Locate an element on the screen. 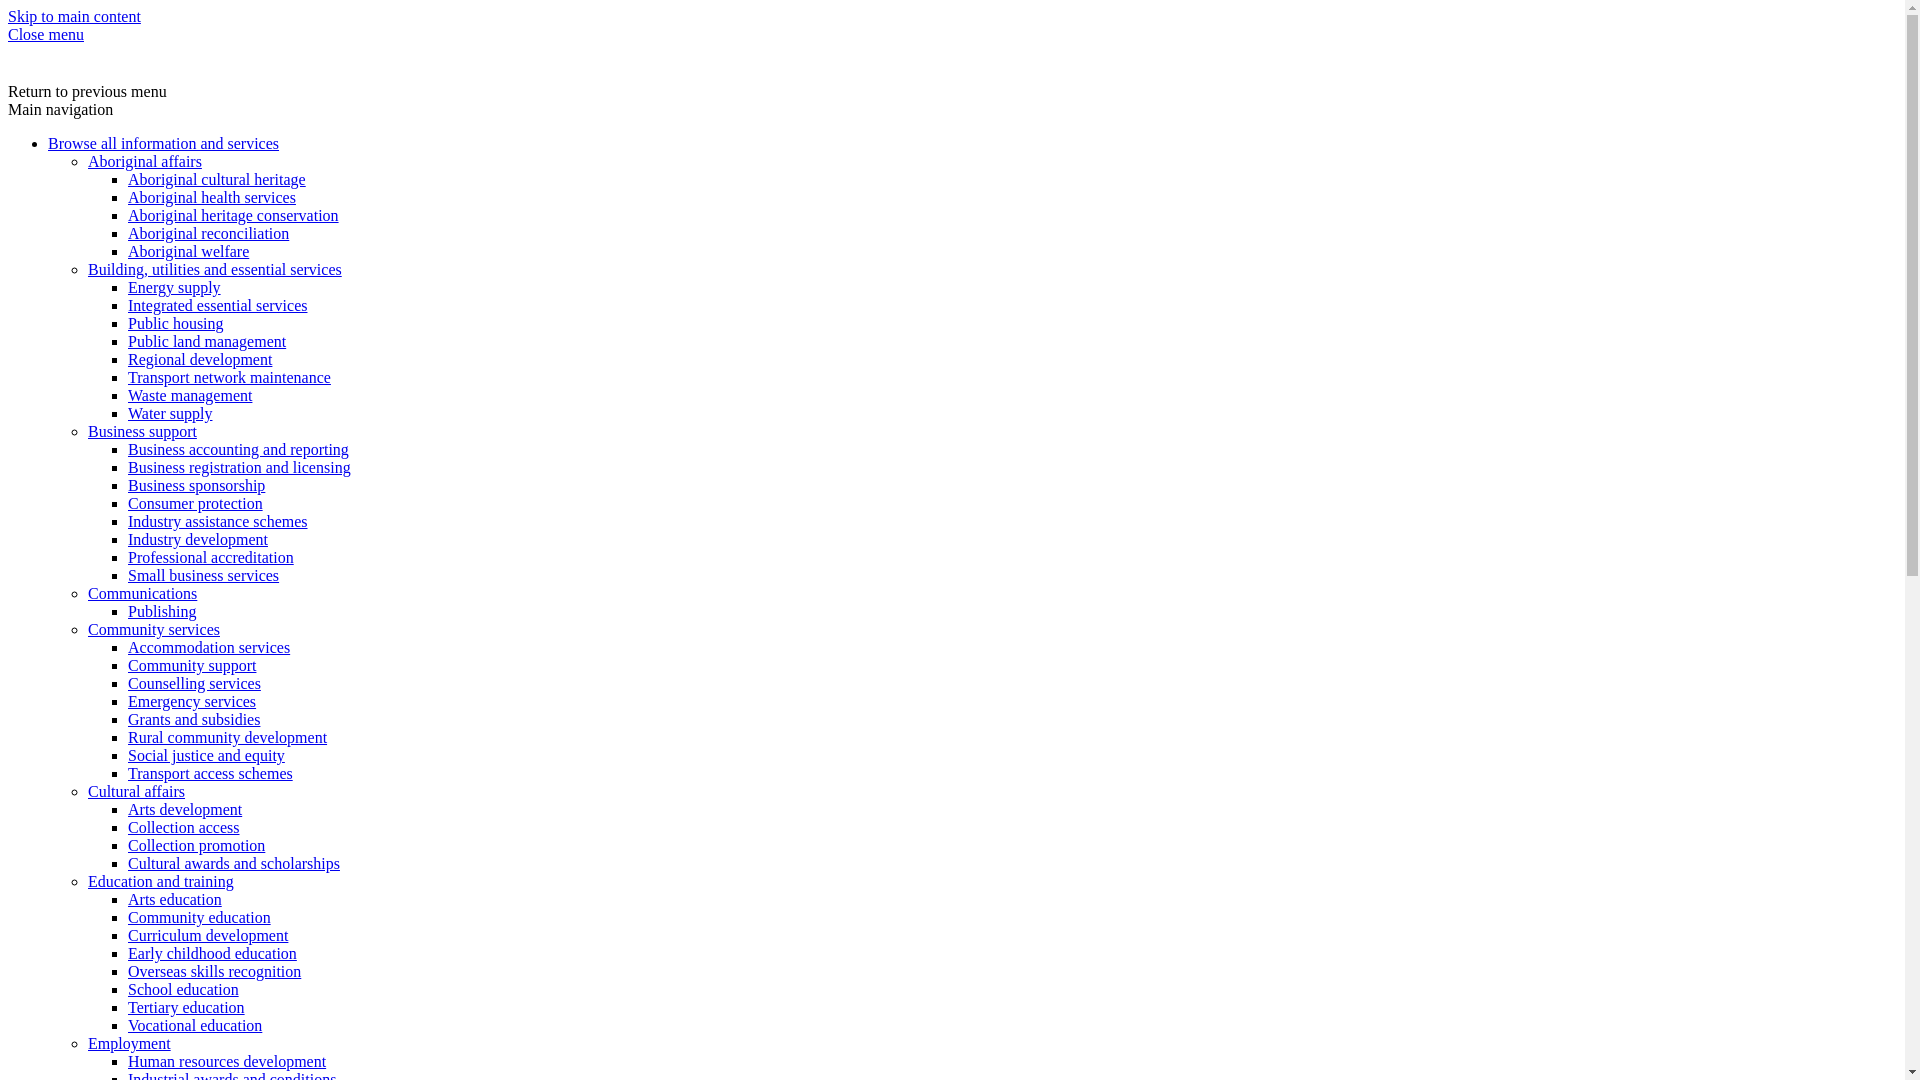 Image resolution: width=1920 pixels, height=1080 pixels. 'Cultural awards and scholarships' is located at coordinates (127, 862).